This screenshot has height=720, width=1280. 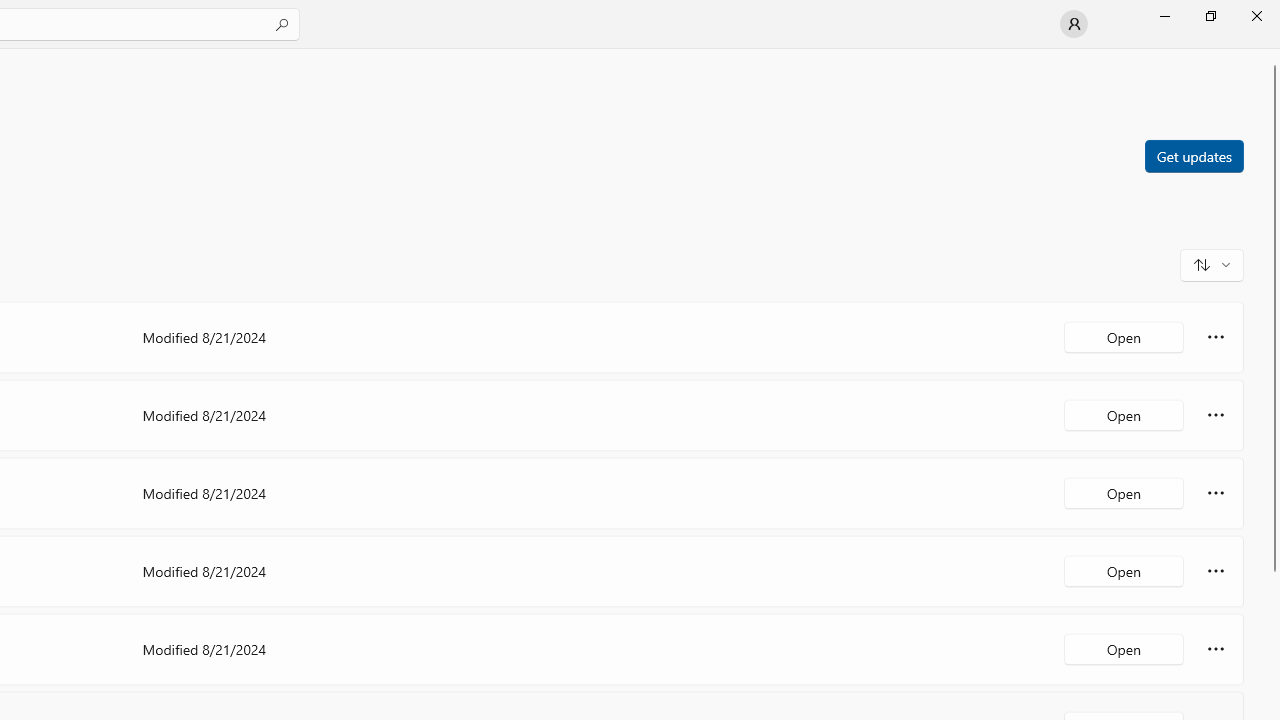 I want to click on 'User profile', so click(x=1072, y=24).